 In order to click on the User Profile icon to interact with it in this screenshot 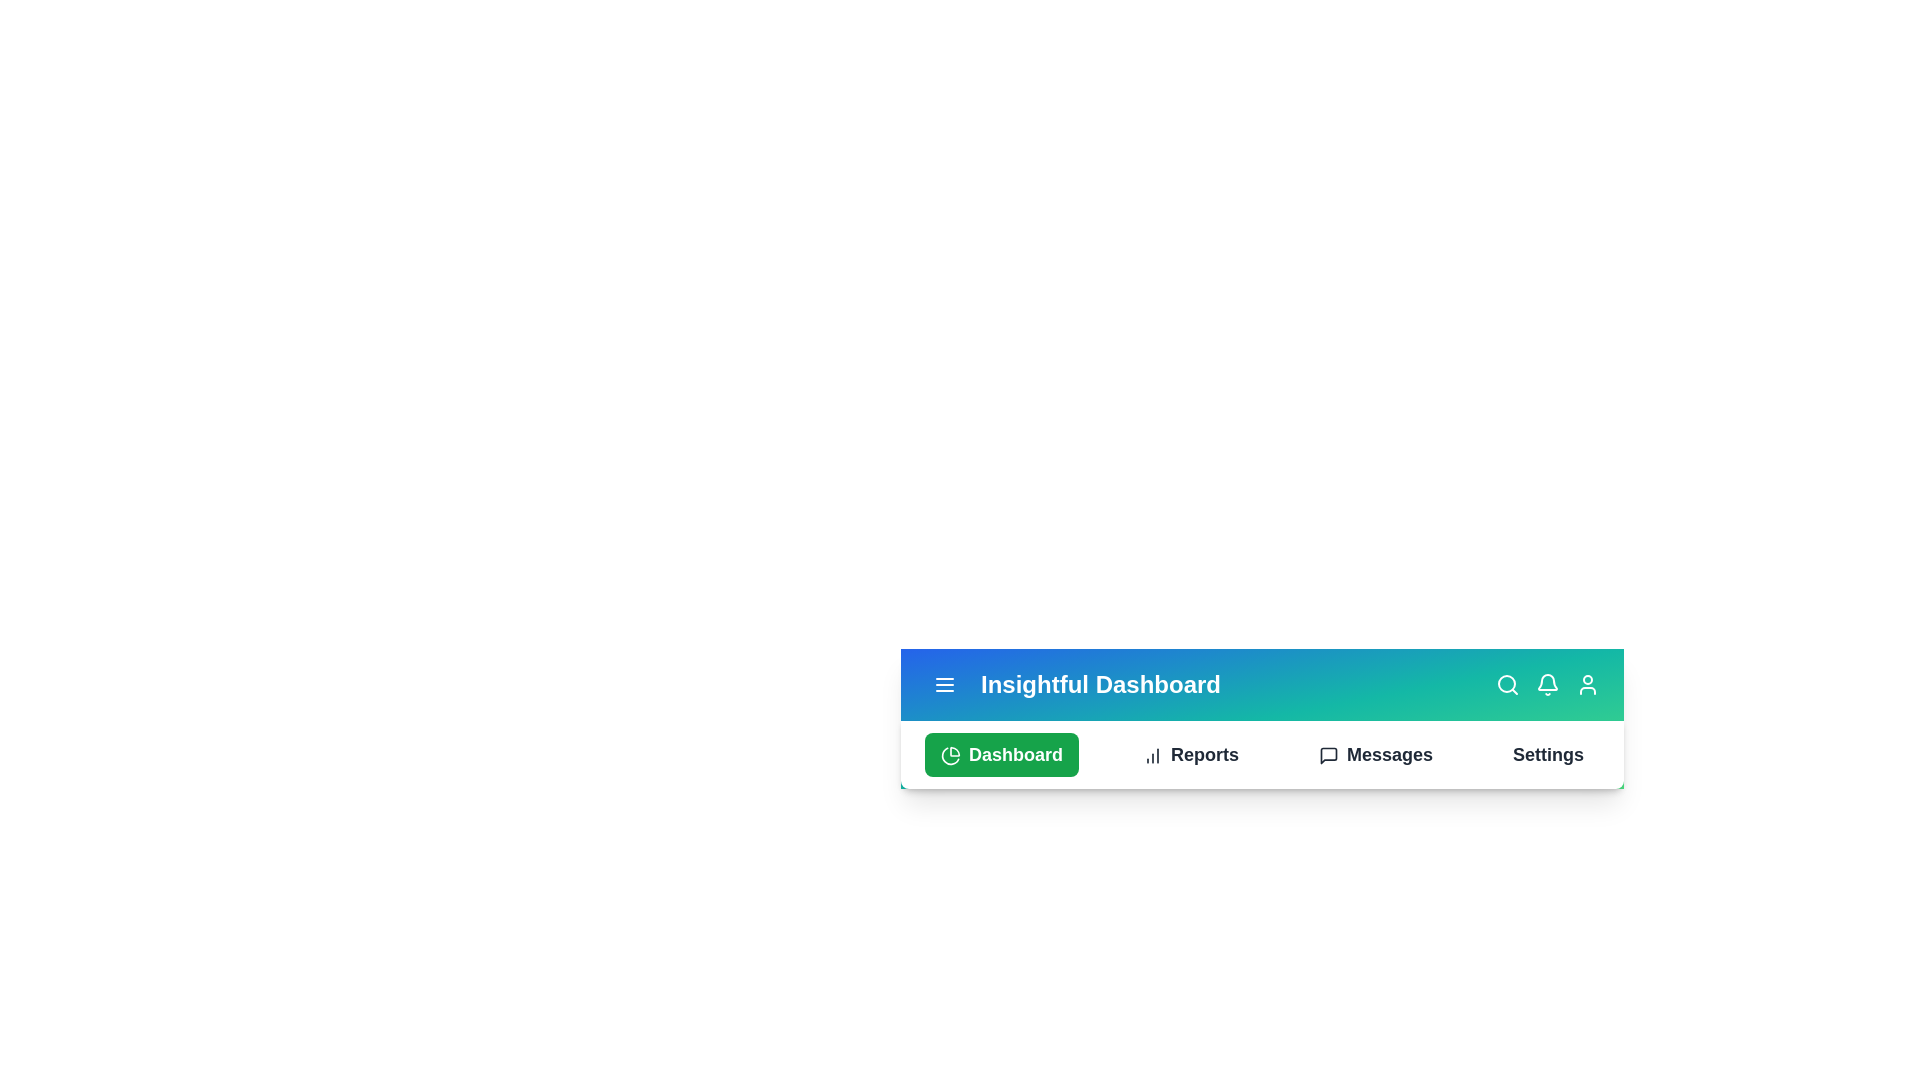, I will do `click(1587, 684)`.